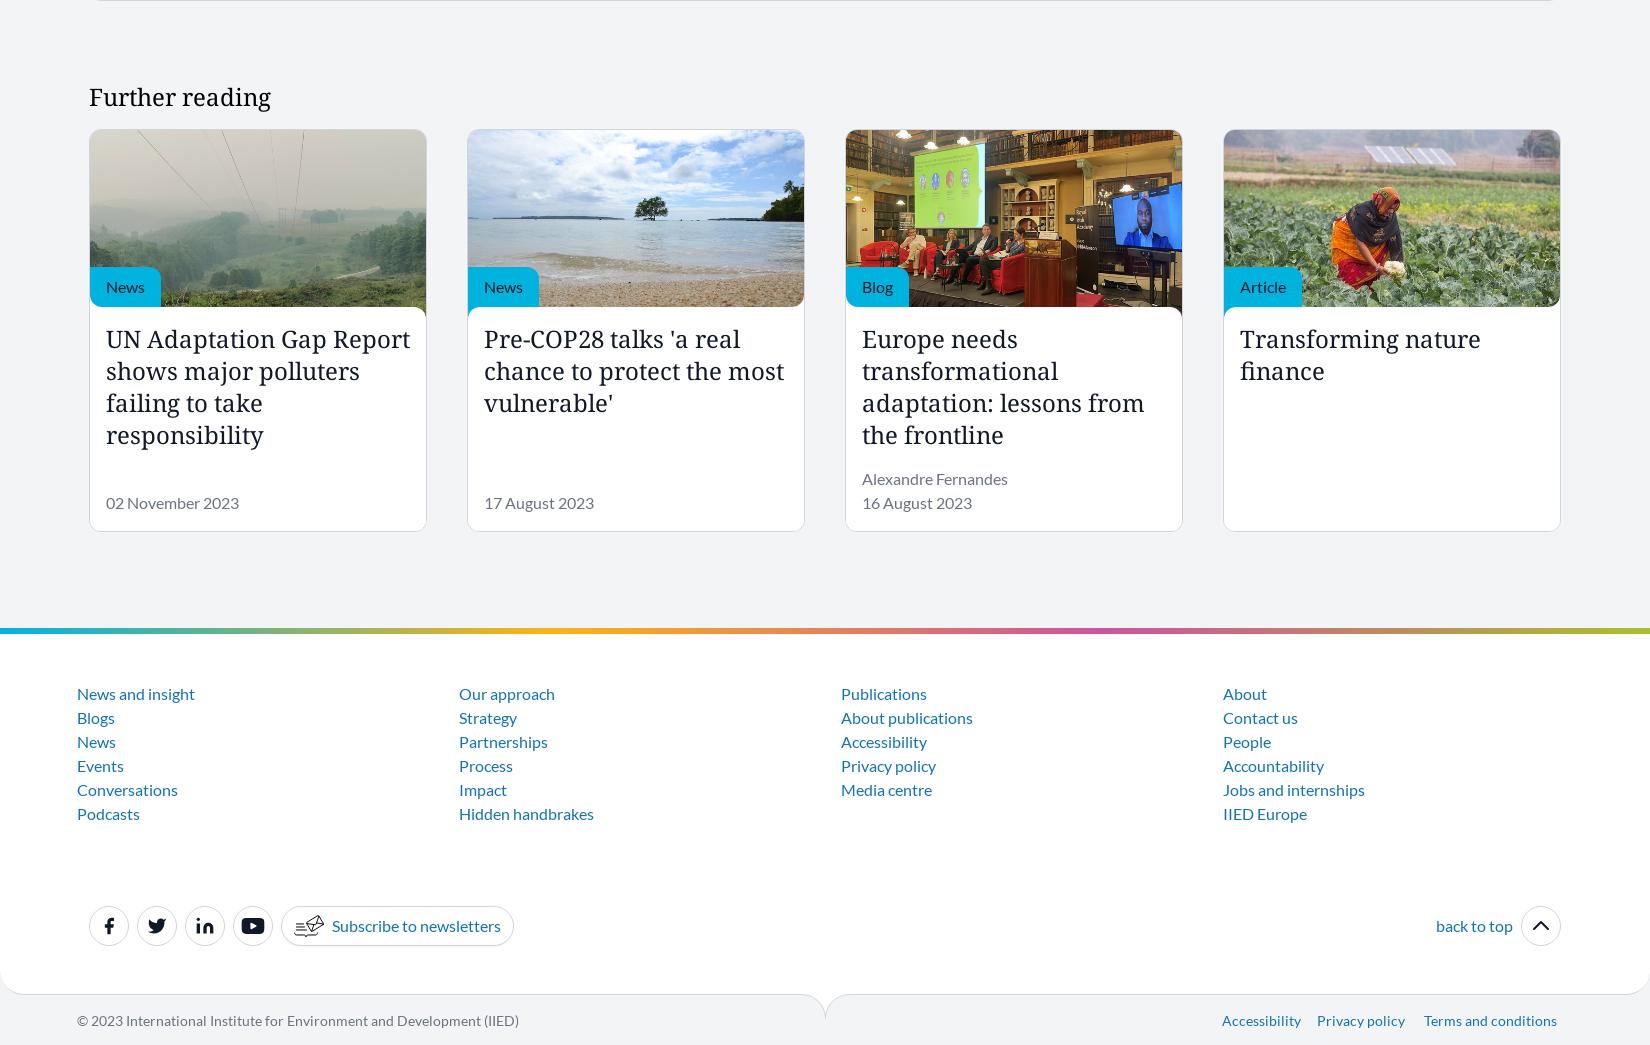 This screenshot has width=1650, height=1045. Describe the element at coordinates (506, 692) in the screenshot. I see `'Our approach'` at that location.